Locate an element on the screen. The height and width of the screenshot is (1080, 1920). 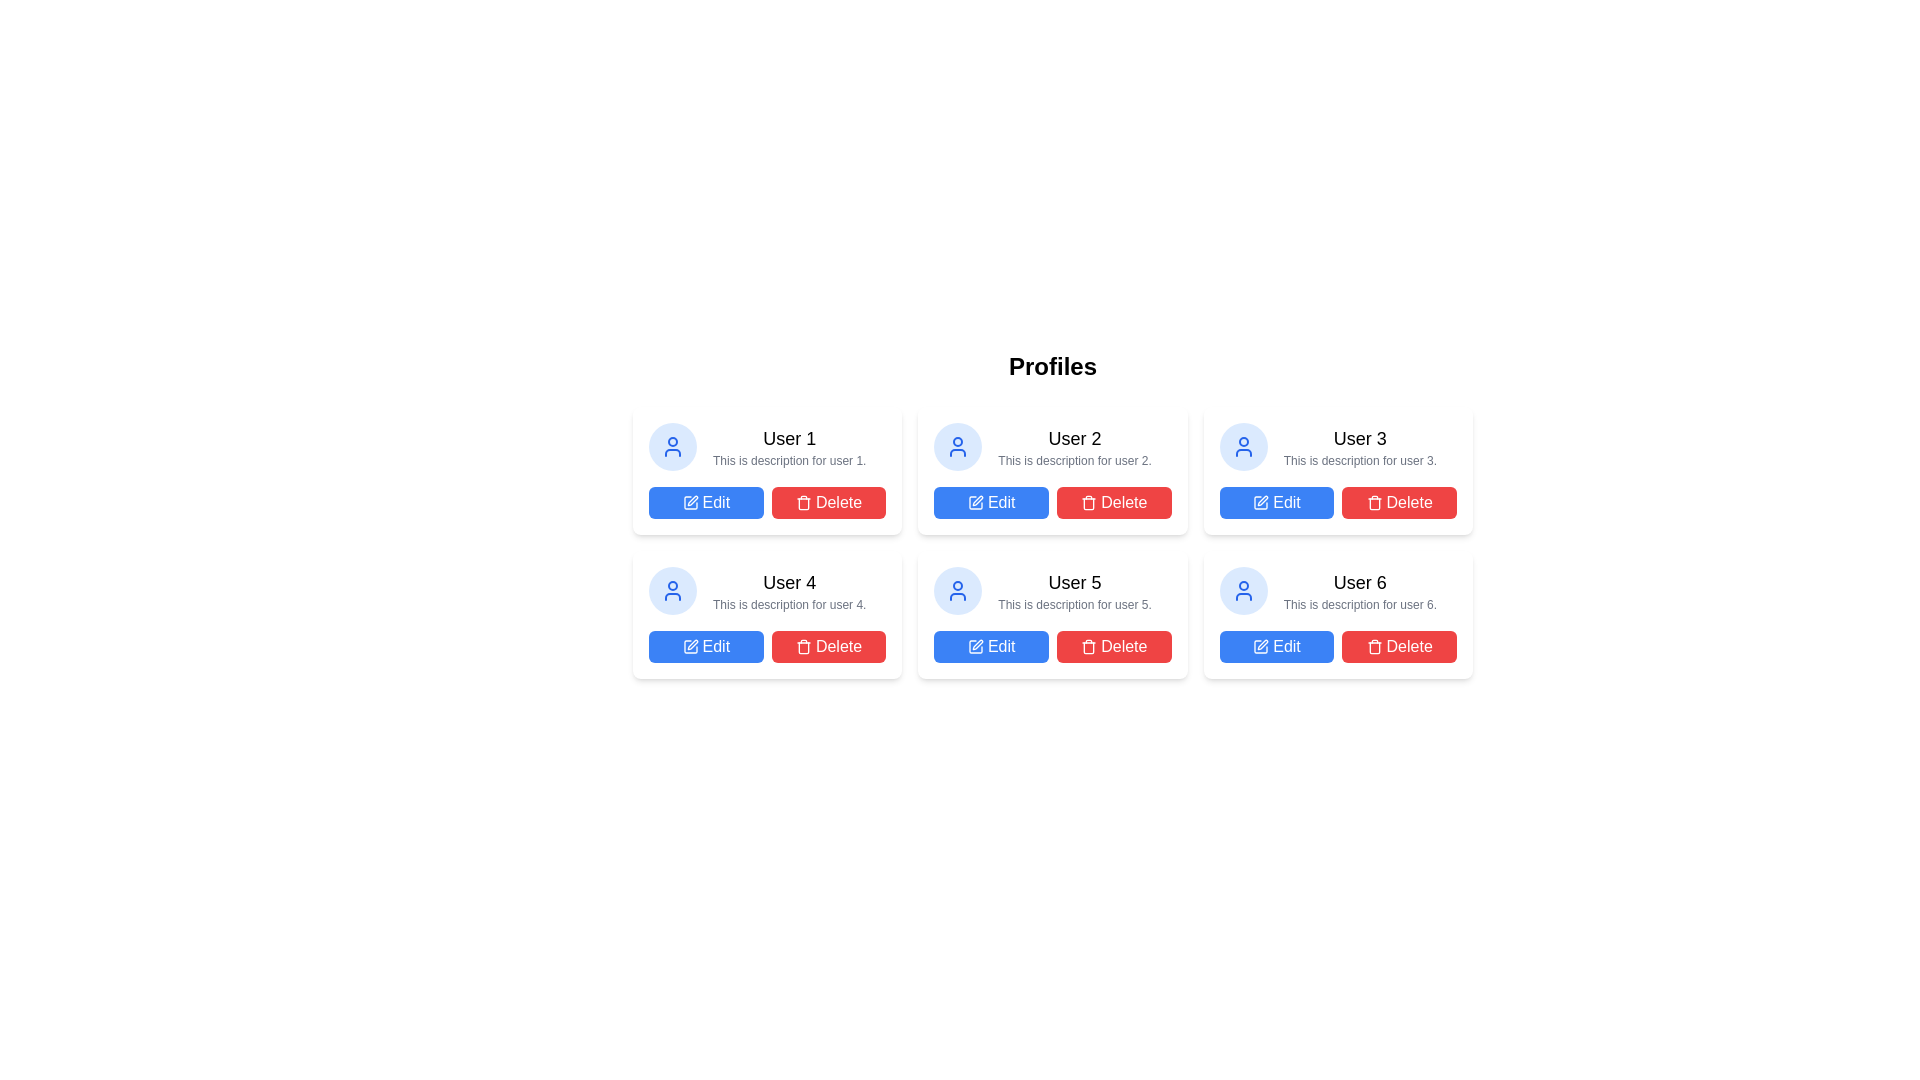
the circular user icon with a light blue background and a person outline is located at coordinates (672, 446).